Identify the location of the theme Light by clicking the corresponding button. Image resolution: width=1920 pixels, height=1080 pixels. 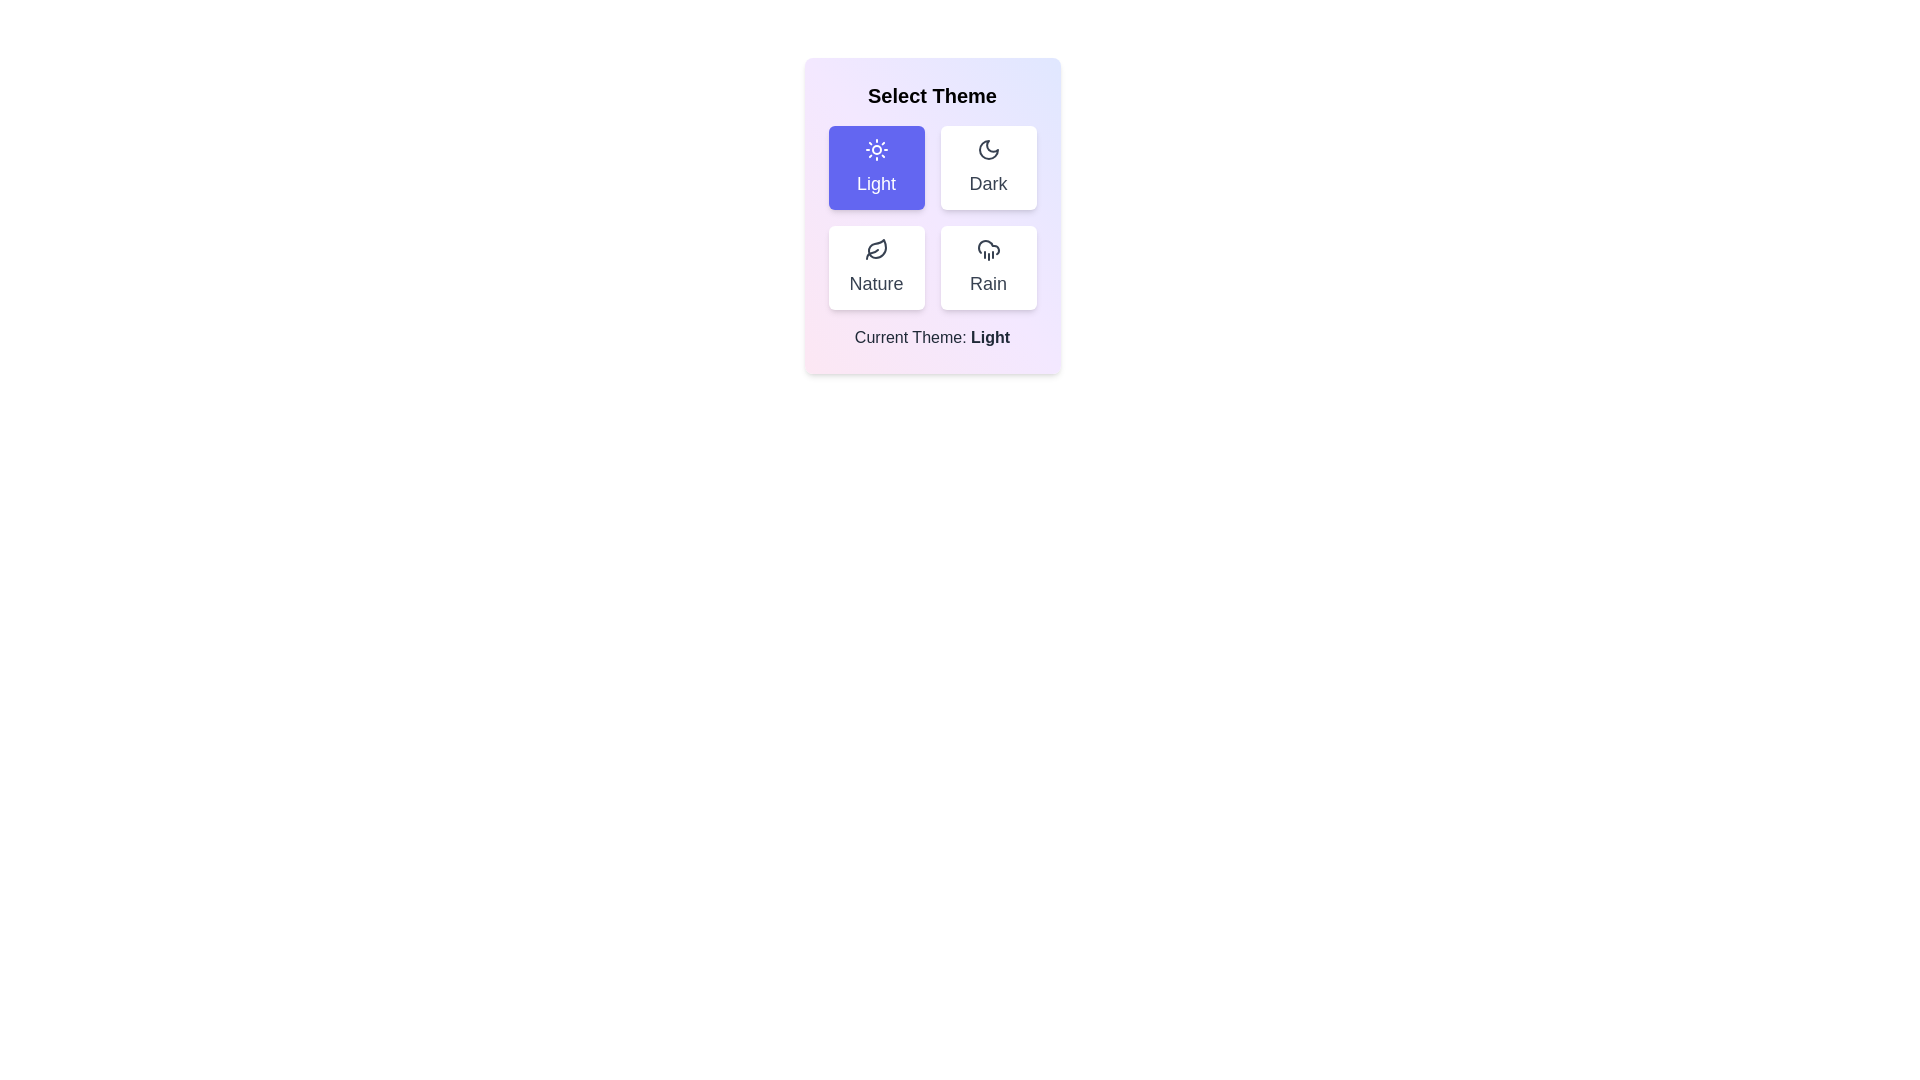
(876, 167).